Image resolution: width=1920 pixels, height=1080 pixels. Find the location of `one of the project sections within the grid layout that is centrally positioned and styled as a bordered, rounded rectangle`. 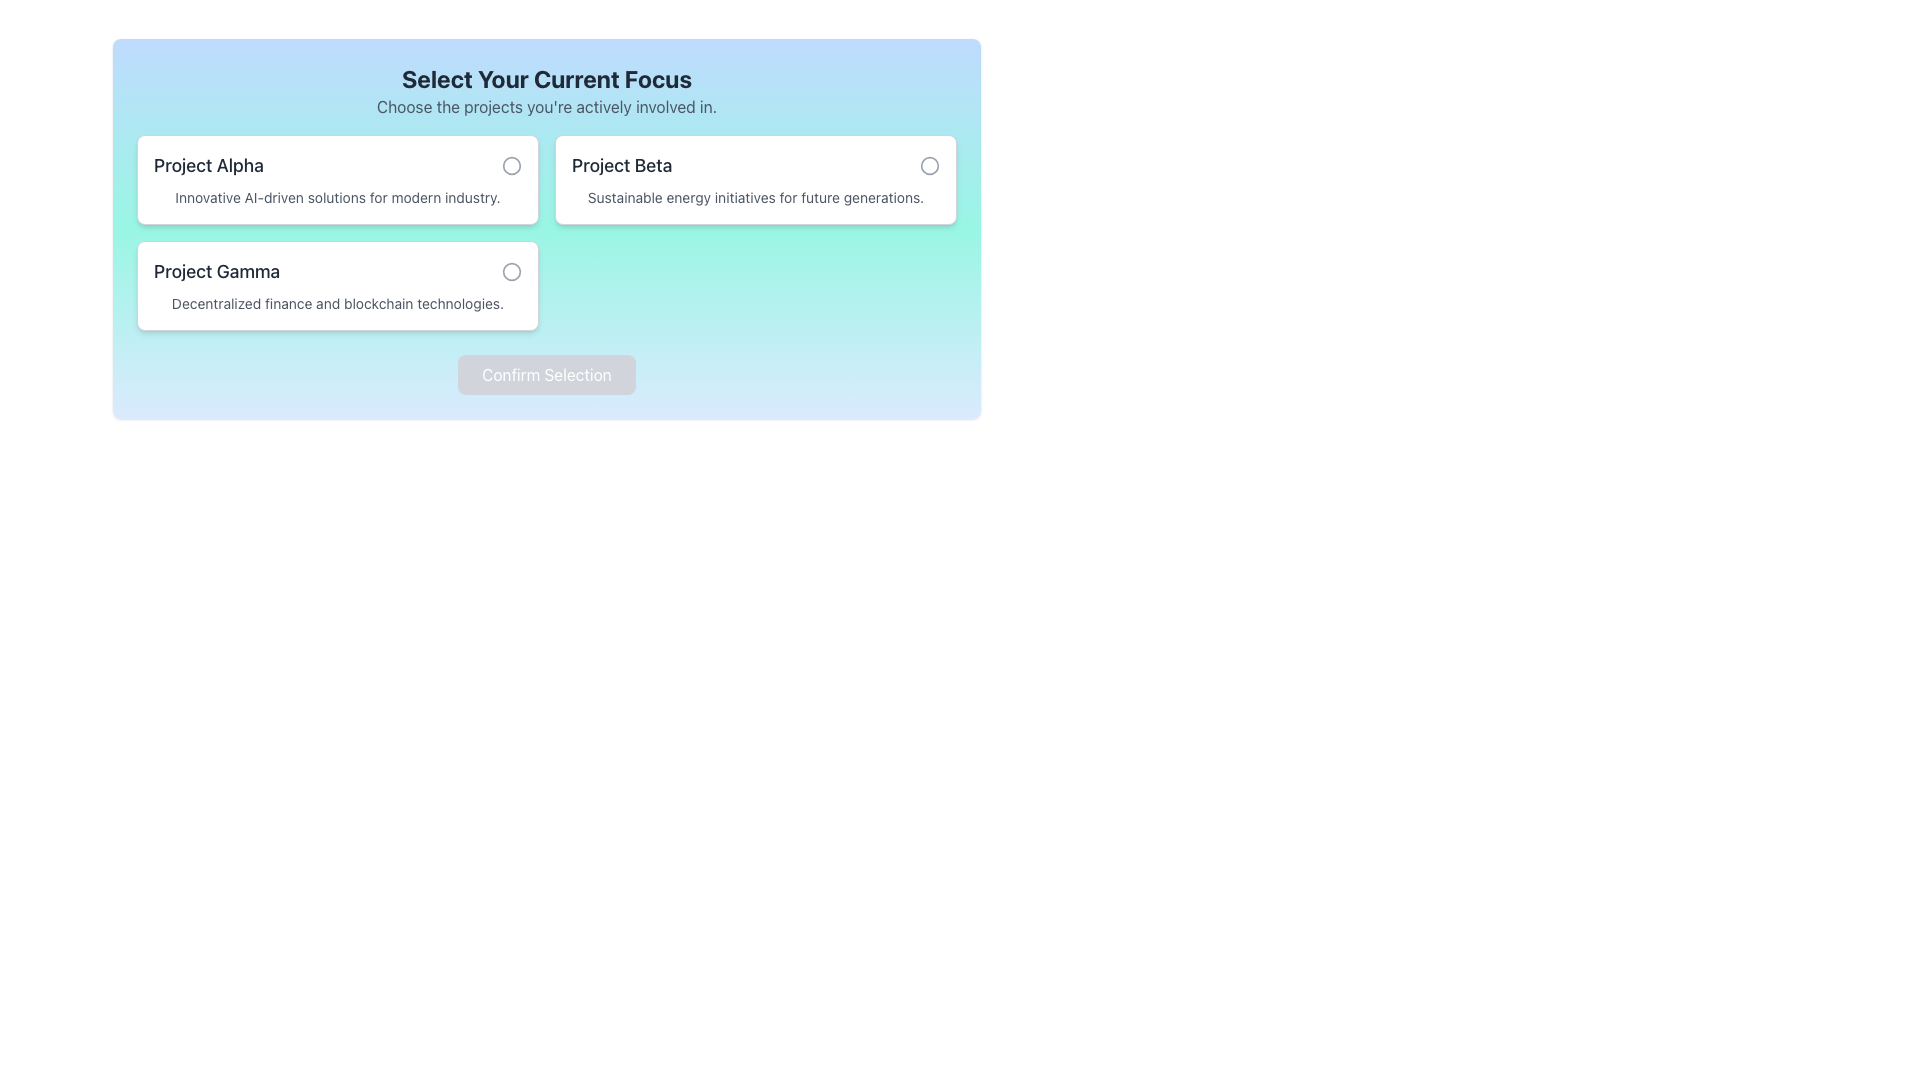

one of the project sections within the grid layout that is centrally positioned and styled as a bordered, rounded rectangle is located at coordinates (547, 231).